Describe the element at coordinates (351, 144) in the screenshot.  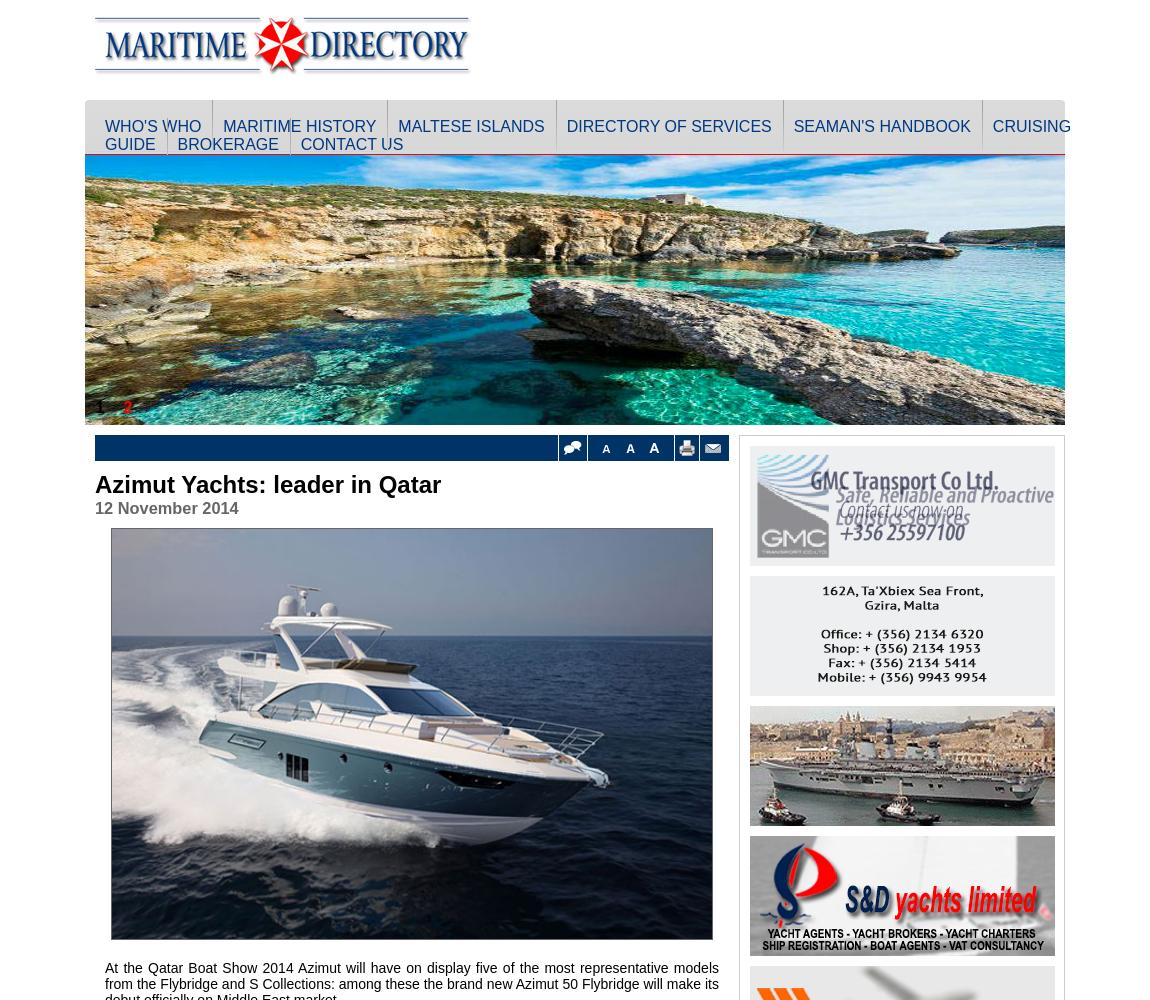
I see `'Contact Us'` at that location.